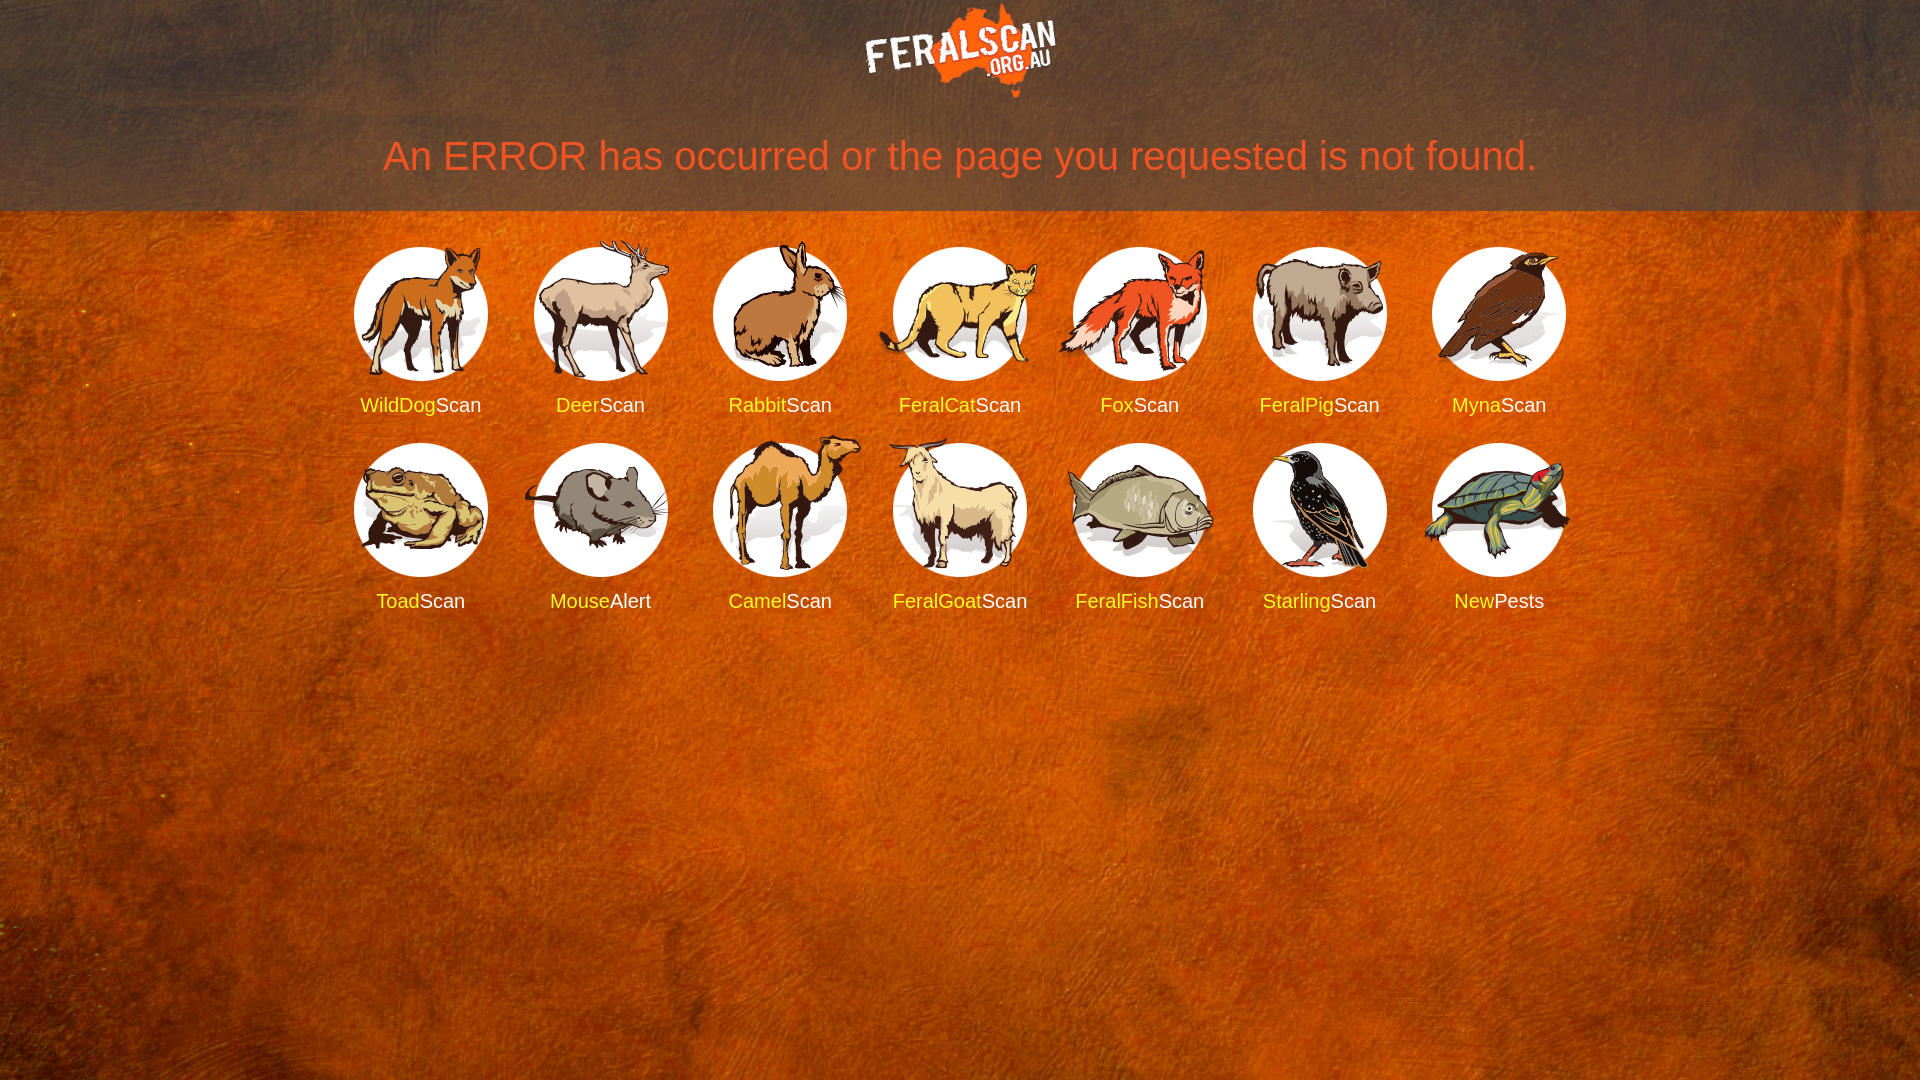  I want to click on 'WildDogScan', so click(420, 331).